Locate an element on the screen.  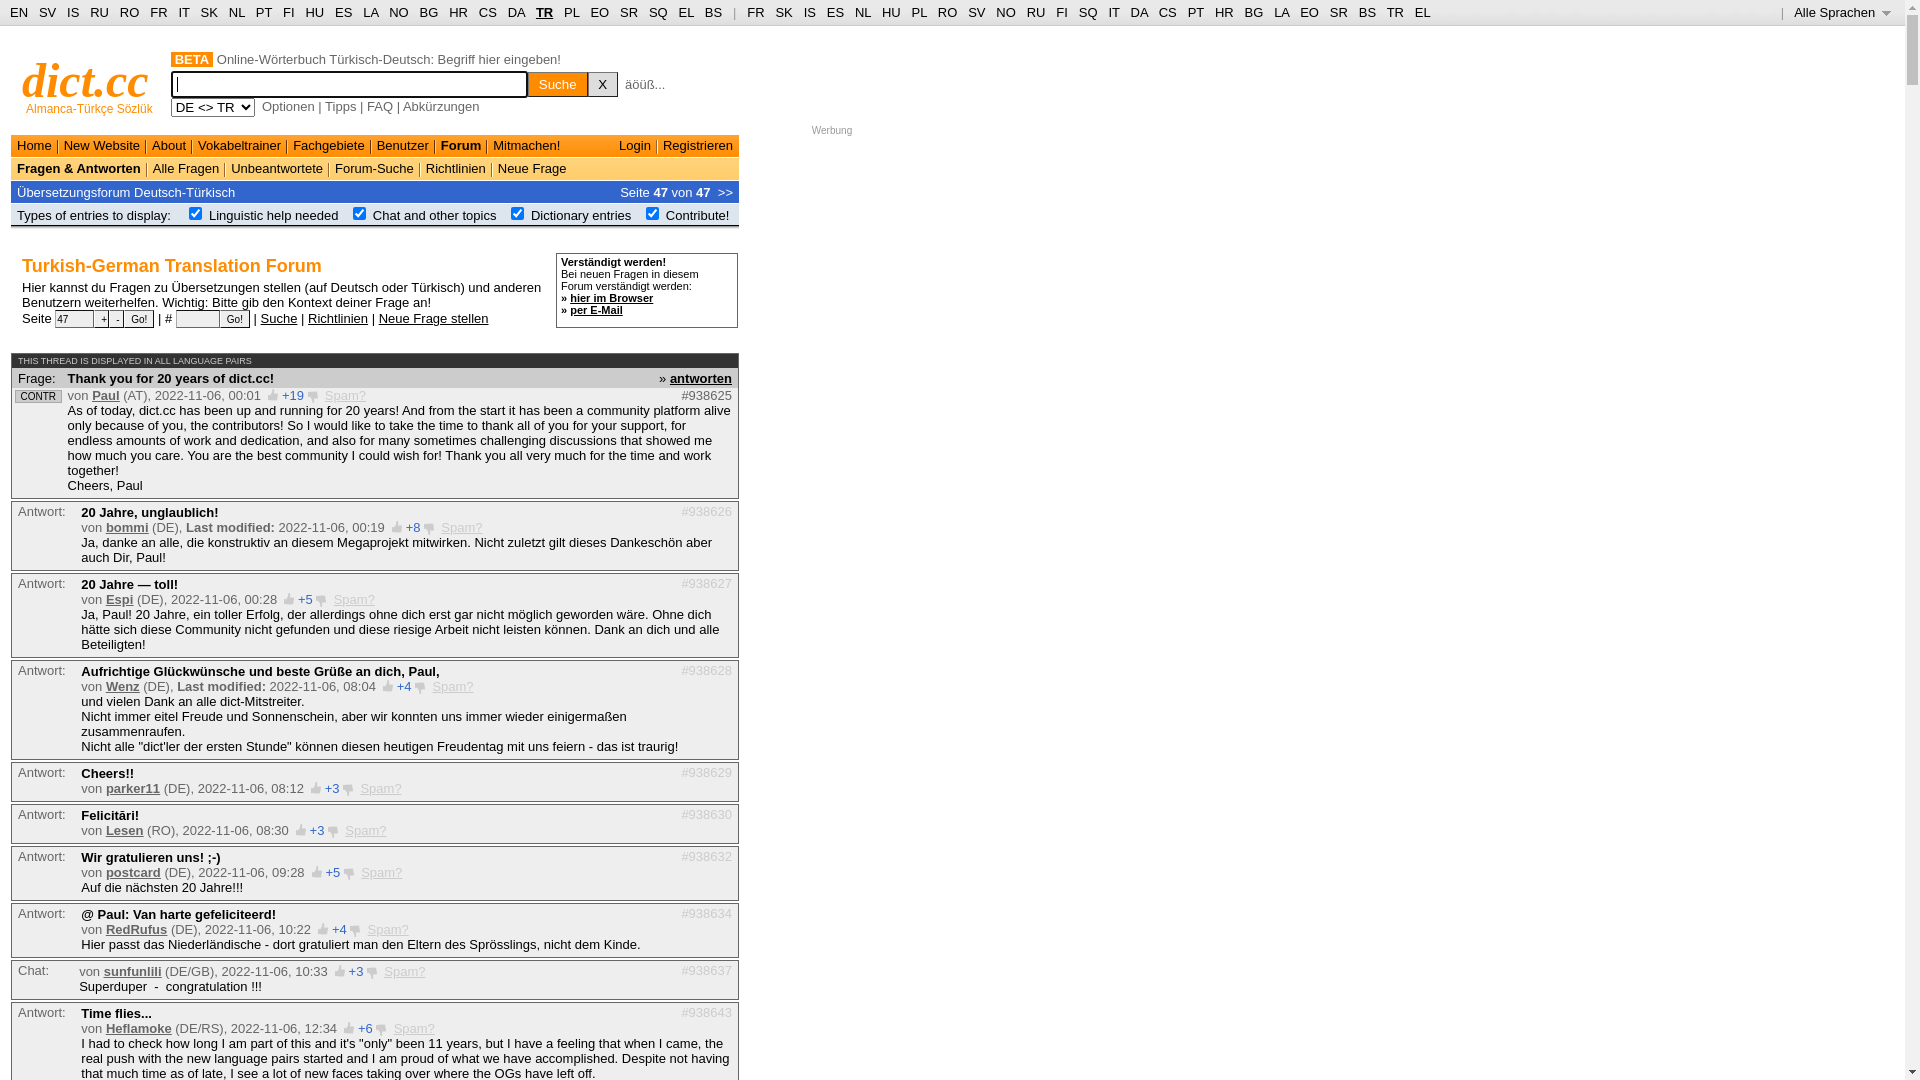
'NL' is located at coordinates (863, 12).